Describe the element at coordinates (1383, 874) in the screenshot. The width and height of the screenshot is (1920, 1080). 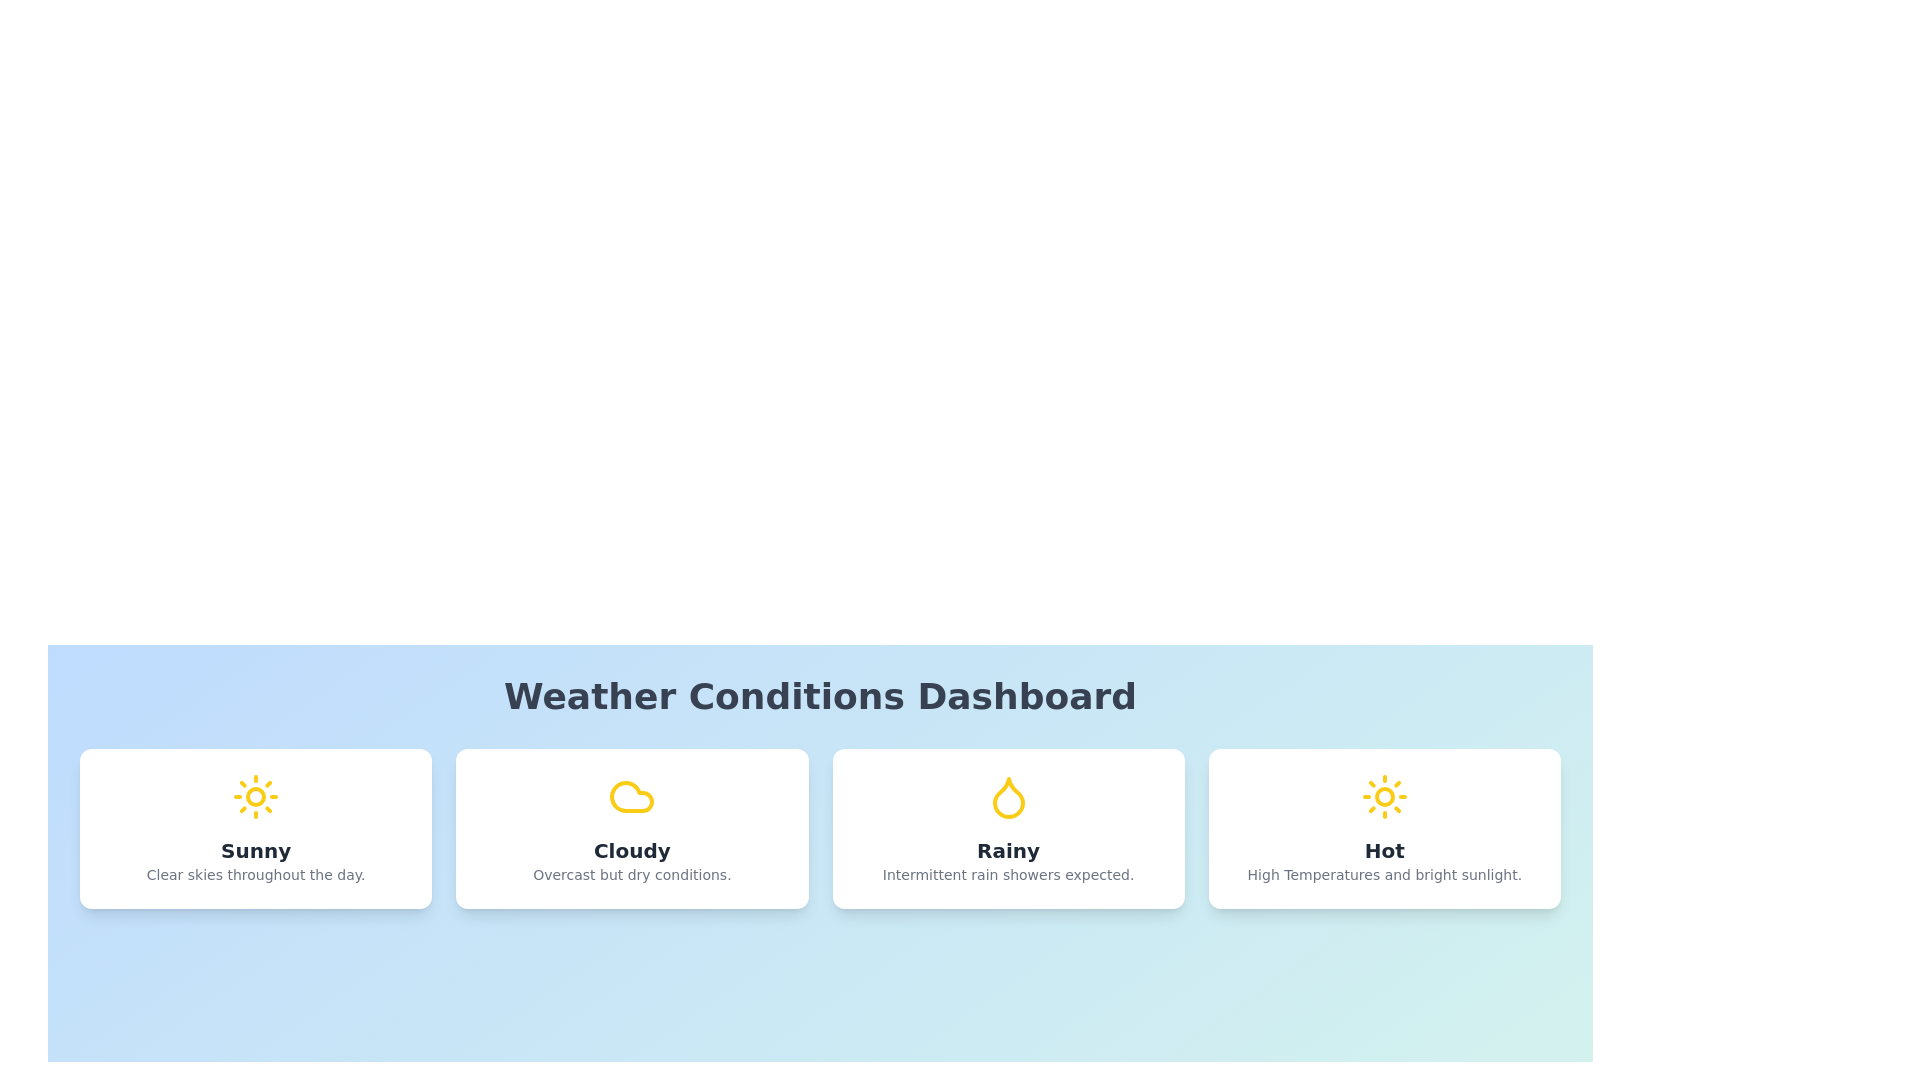
I see `the text label that reads 'High Temperatures and bright sunlight.' located under the title 'Hot' within the white rectangular card` at that location.